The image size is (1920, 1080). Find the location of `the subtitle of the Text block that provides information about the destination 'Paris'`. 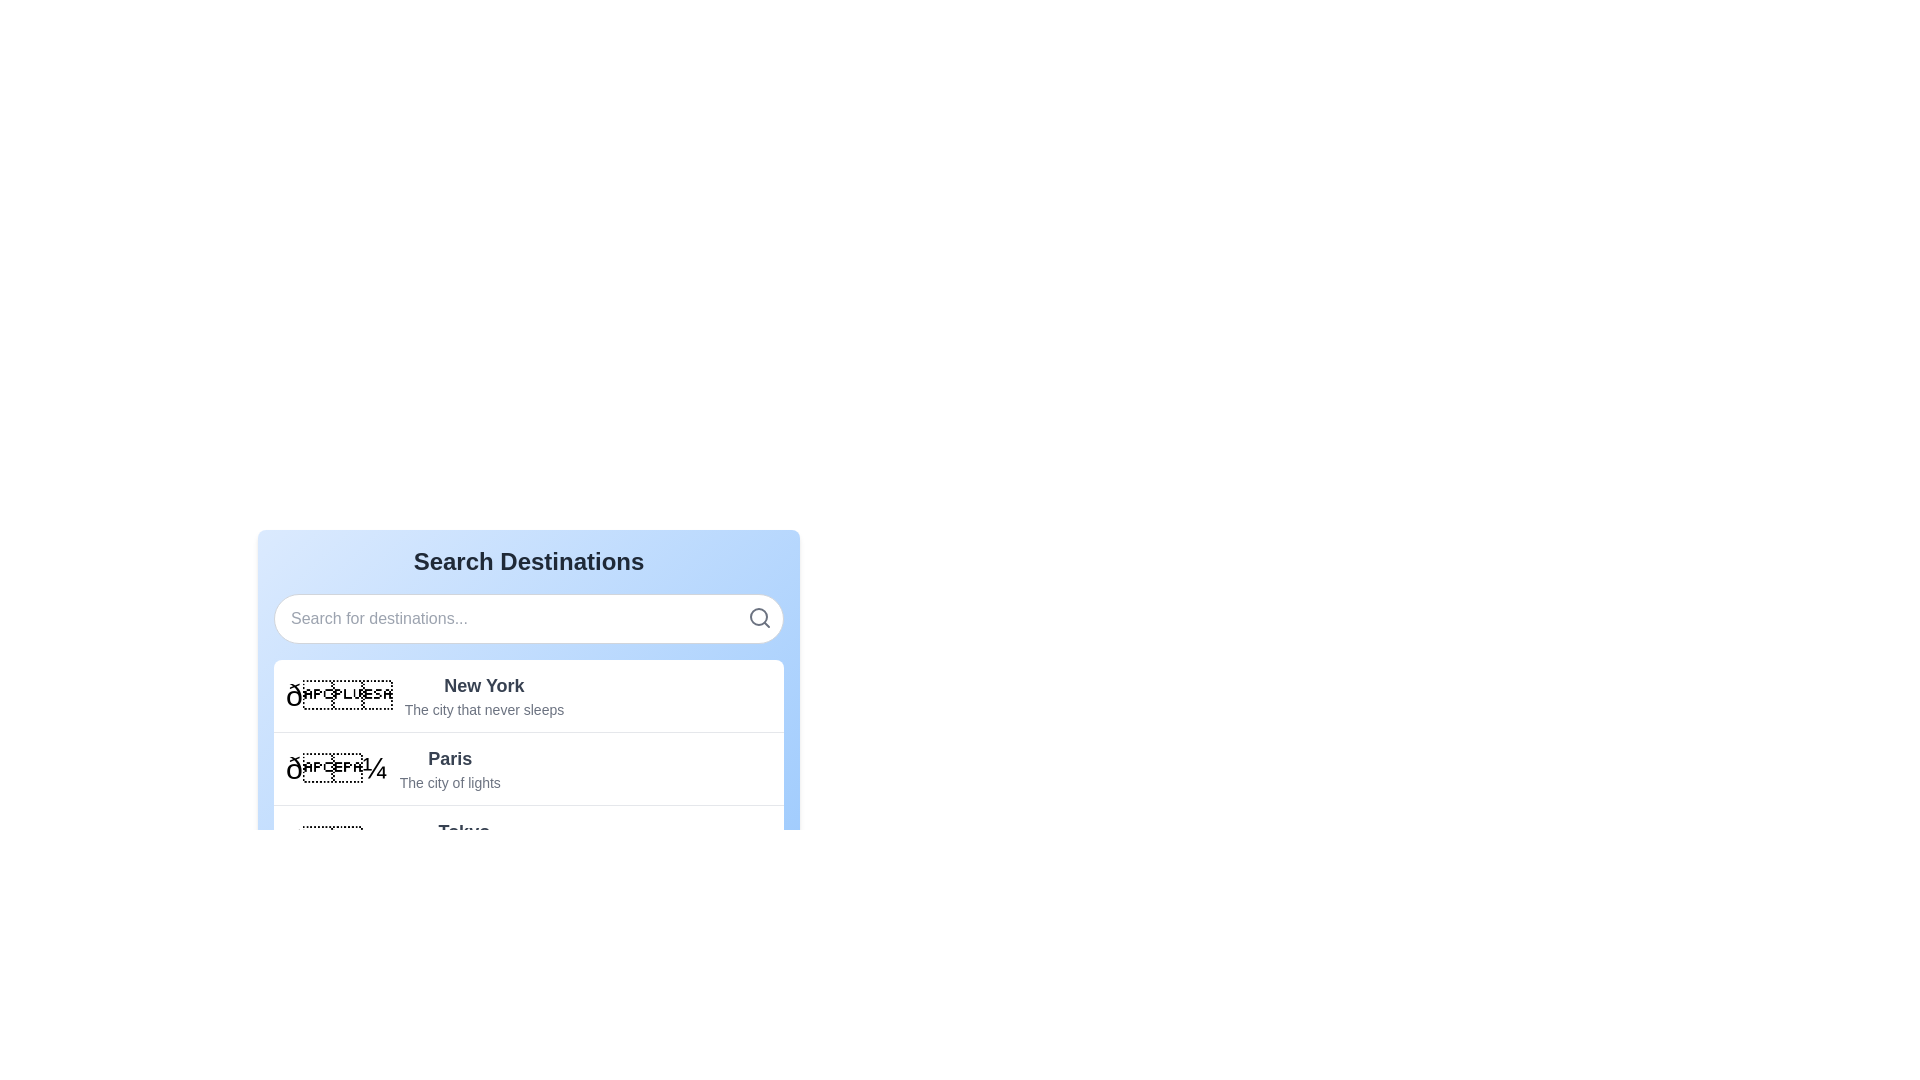

the subtitle of the Text block that provides information about the destination 'Paris' is located at coordinates (449, 767).